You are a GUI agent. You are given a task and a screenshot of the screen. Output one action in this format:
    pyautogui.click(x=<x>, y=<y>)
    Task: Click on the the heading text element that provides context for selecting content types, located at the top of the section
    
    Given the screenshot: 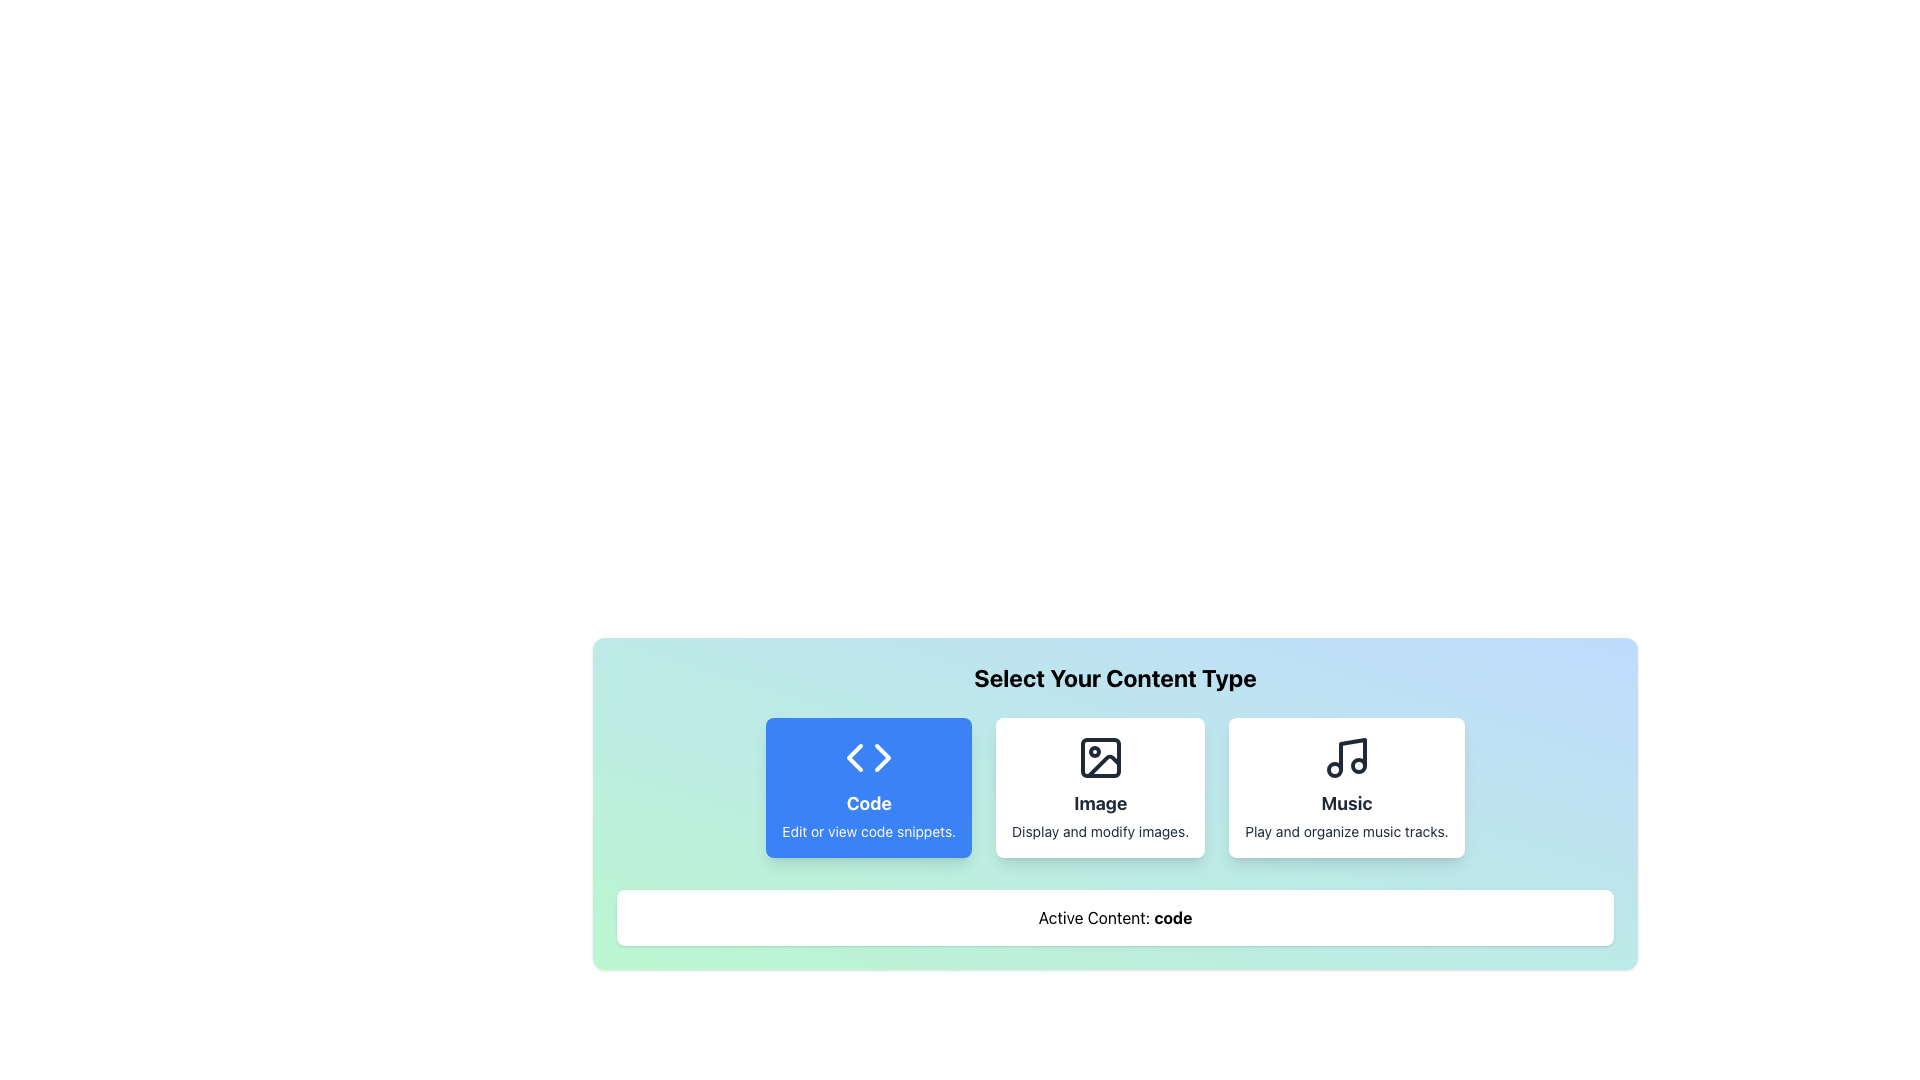 What is the action you would take?
    pyautogui.click(x=1114, y=677)
    